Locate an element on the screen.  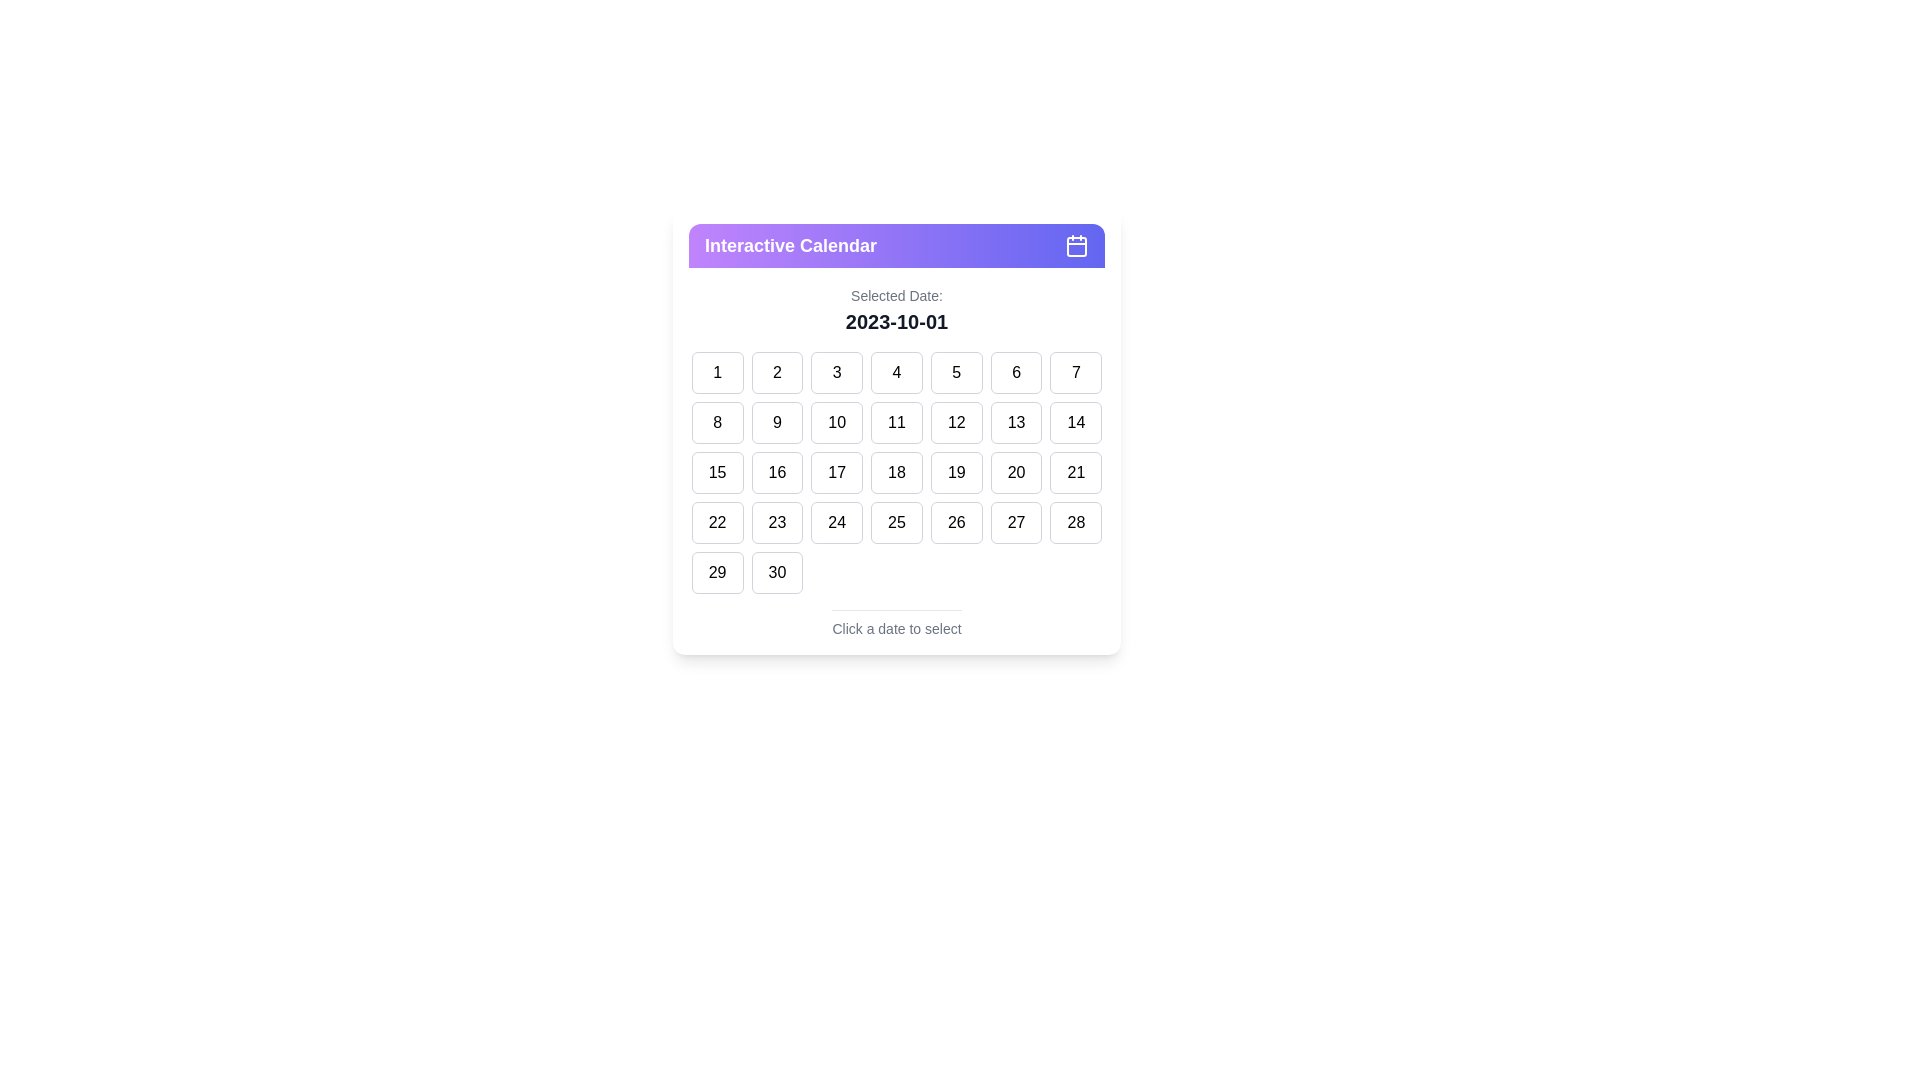
the rounded rectangular button displaying the number '6' in the first row and sixth column of the grid in the 'Interactive Calendar' panel to trigger the hover effect is located at coordinates (1016, 373).